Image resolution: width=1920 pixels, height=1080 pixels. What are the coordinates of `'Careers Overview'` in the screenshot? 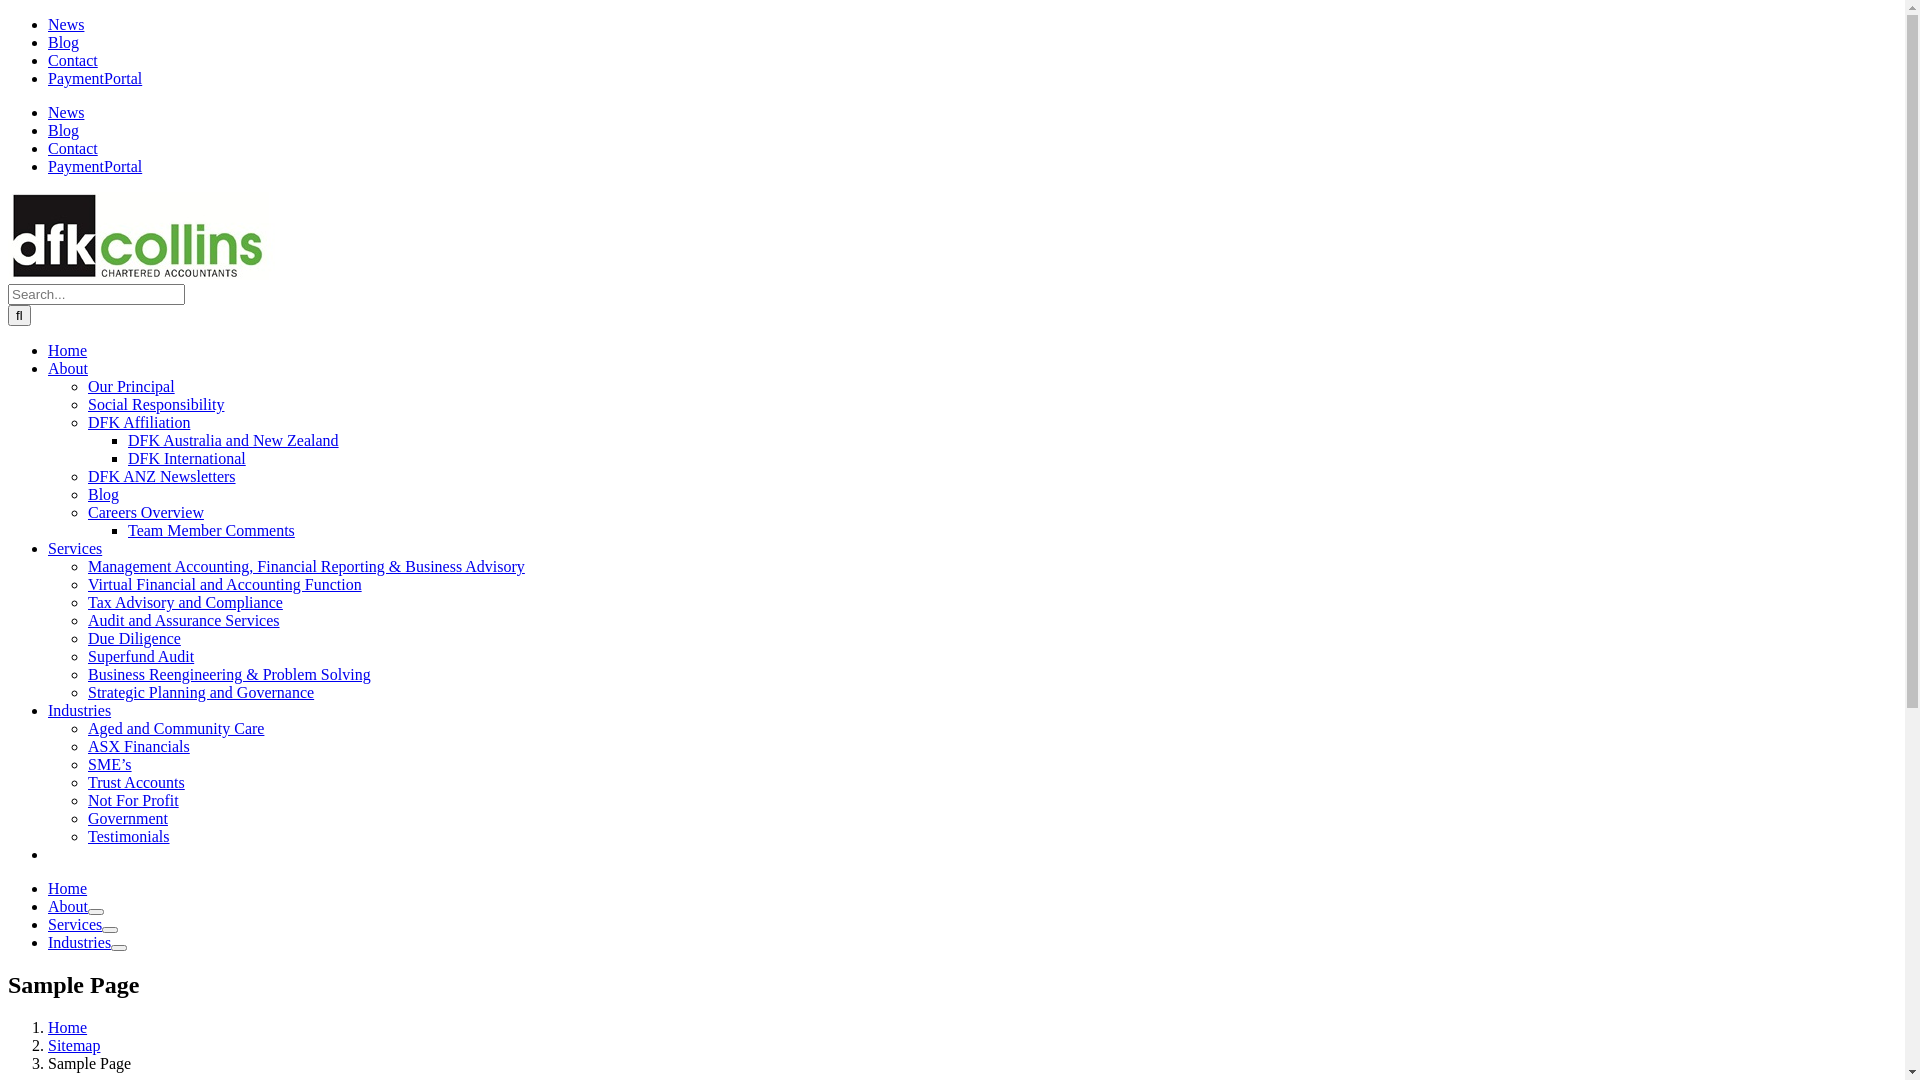 It's located at (144, 511).